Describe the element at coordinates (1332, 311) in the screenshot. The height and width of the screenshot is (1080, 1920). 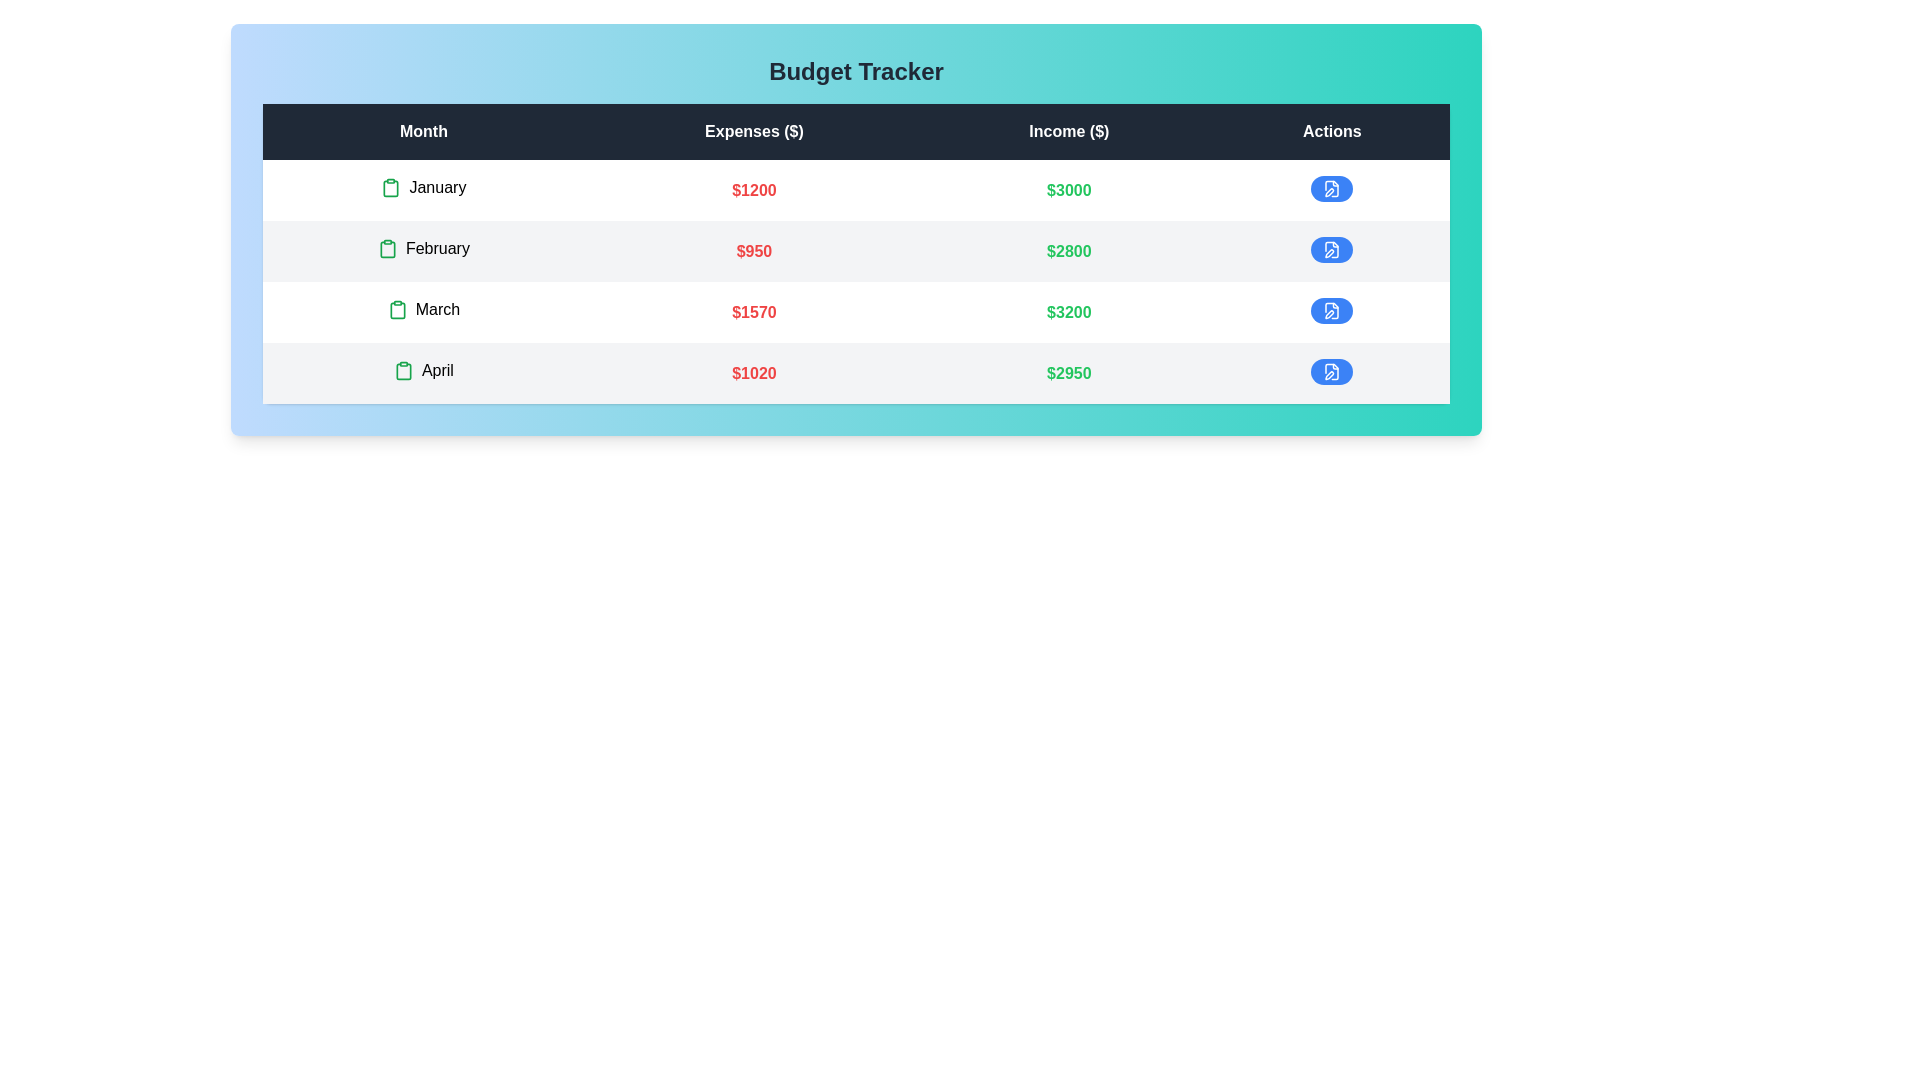
I see `edit button for the row corresponding to March` at that location.